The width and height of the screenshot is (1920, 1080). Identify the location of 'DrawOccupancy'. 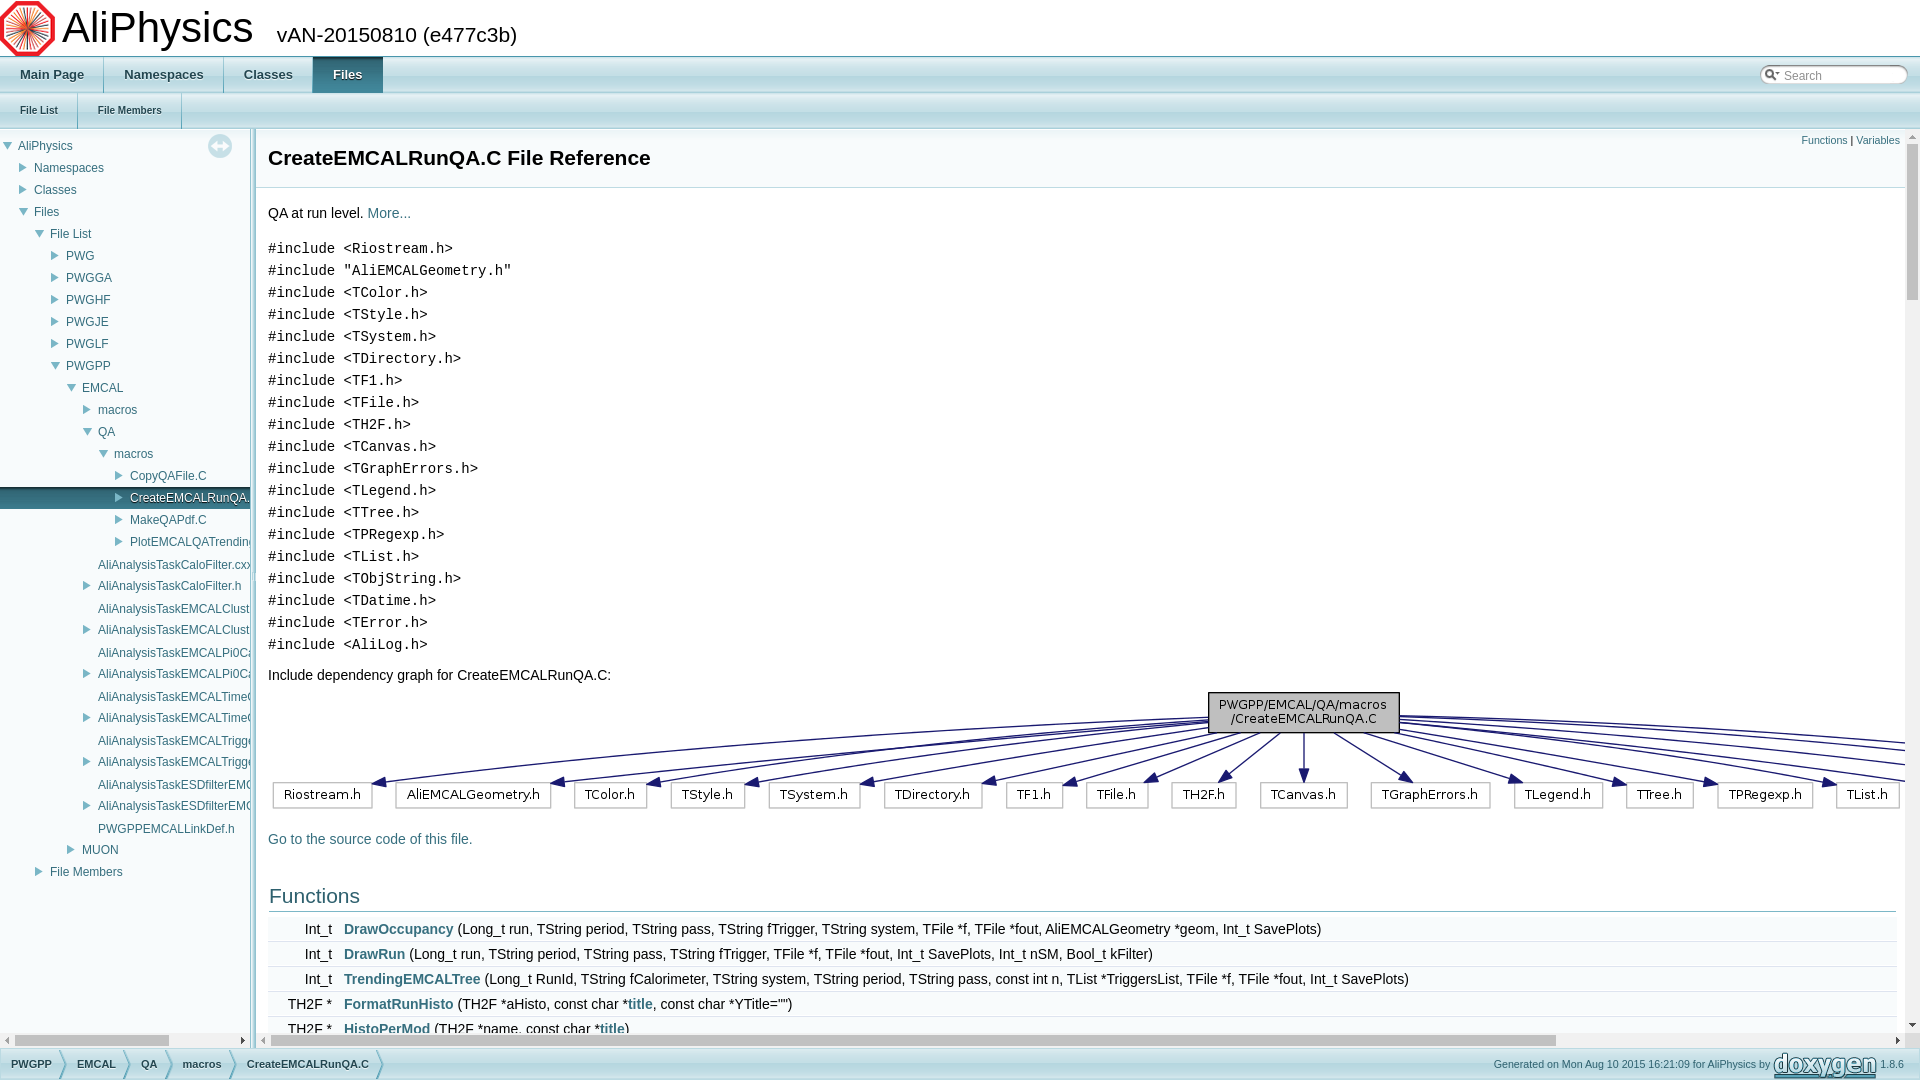
(398, 929).